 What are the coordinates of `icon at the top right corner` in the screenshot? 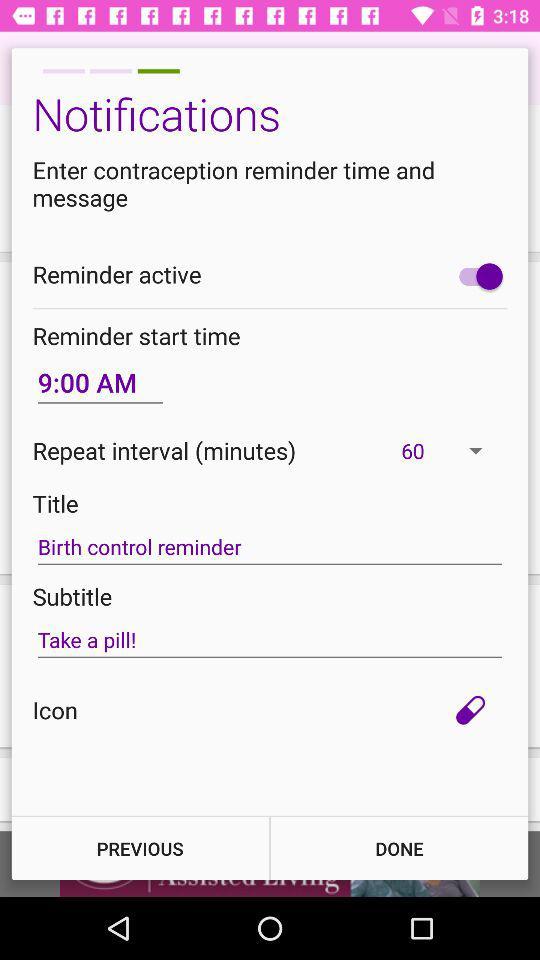 It's located at (475, 275).